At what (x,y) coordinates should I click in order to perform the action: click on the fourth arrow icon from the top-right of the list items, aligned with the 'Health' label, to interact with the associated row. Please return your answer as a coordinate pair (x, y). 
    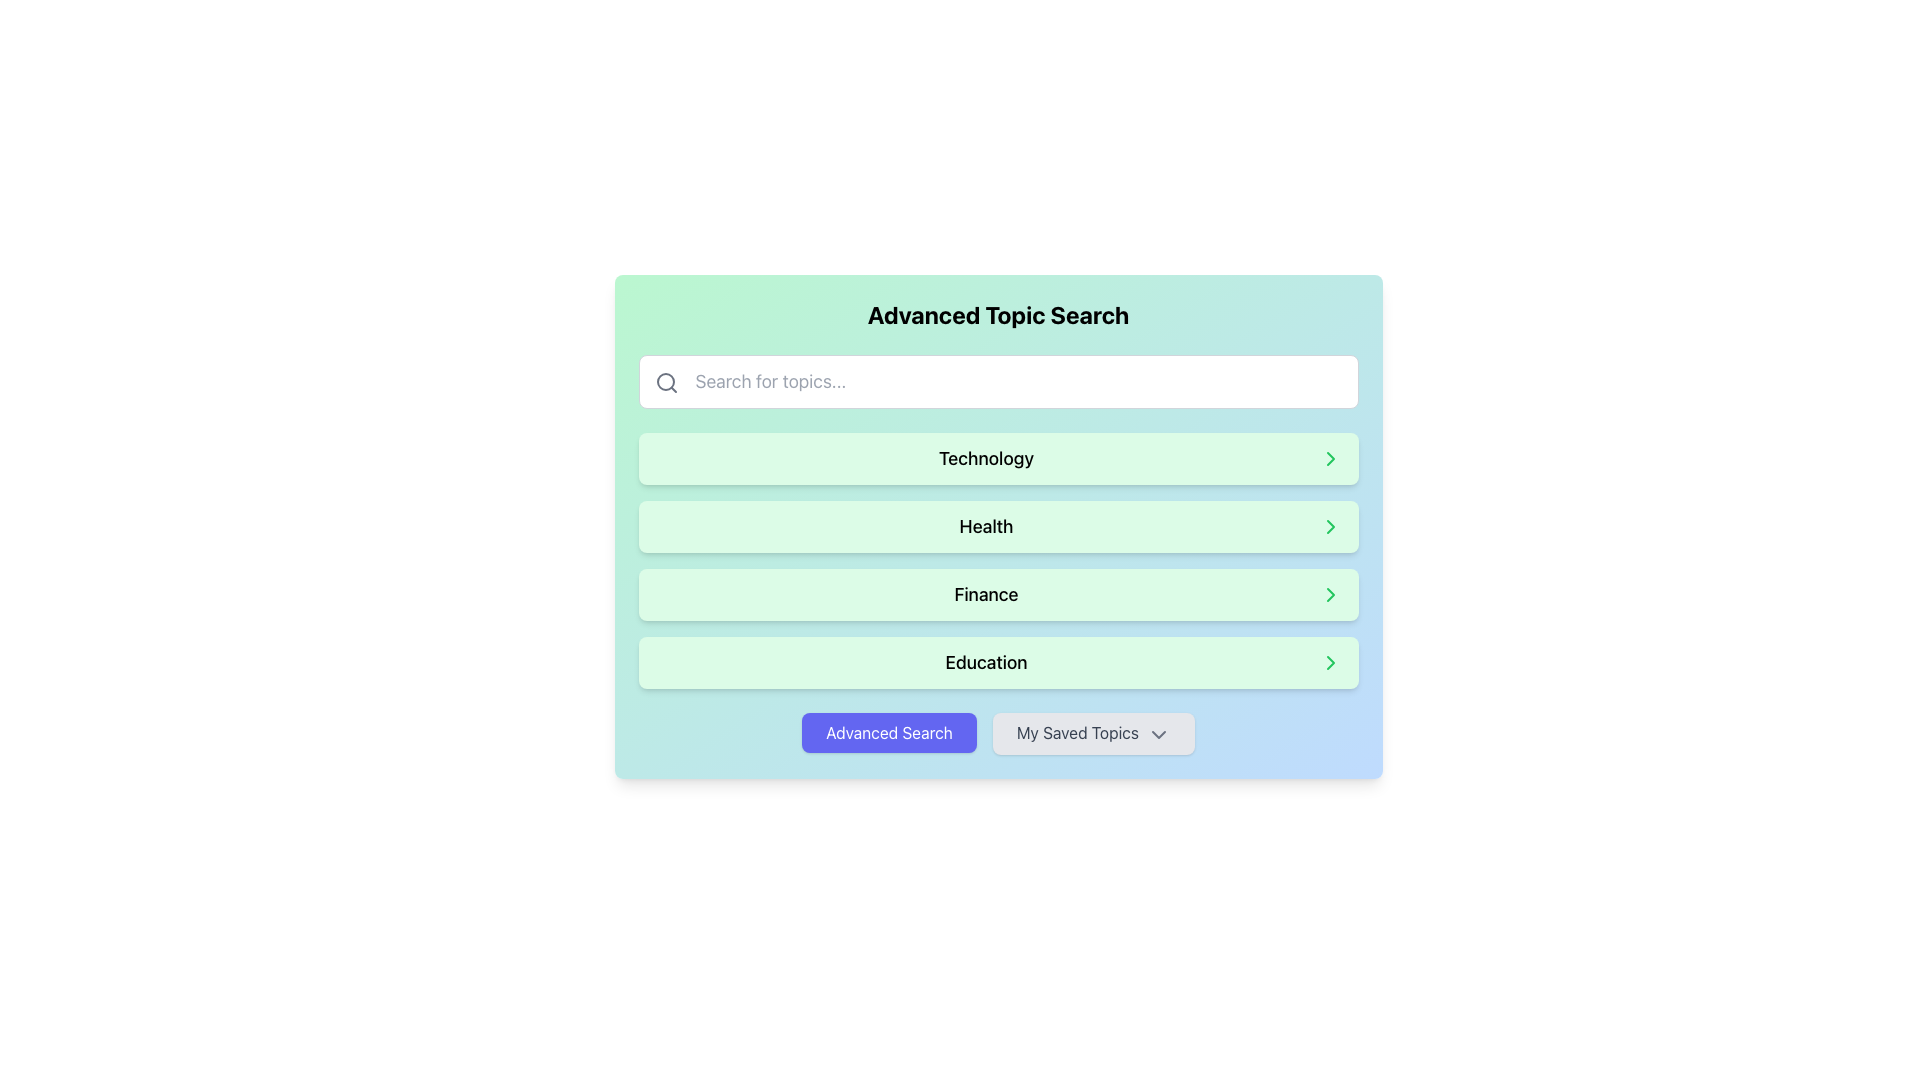
    Looking at the image, I should click on (1330, 526).